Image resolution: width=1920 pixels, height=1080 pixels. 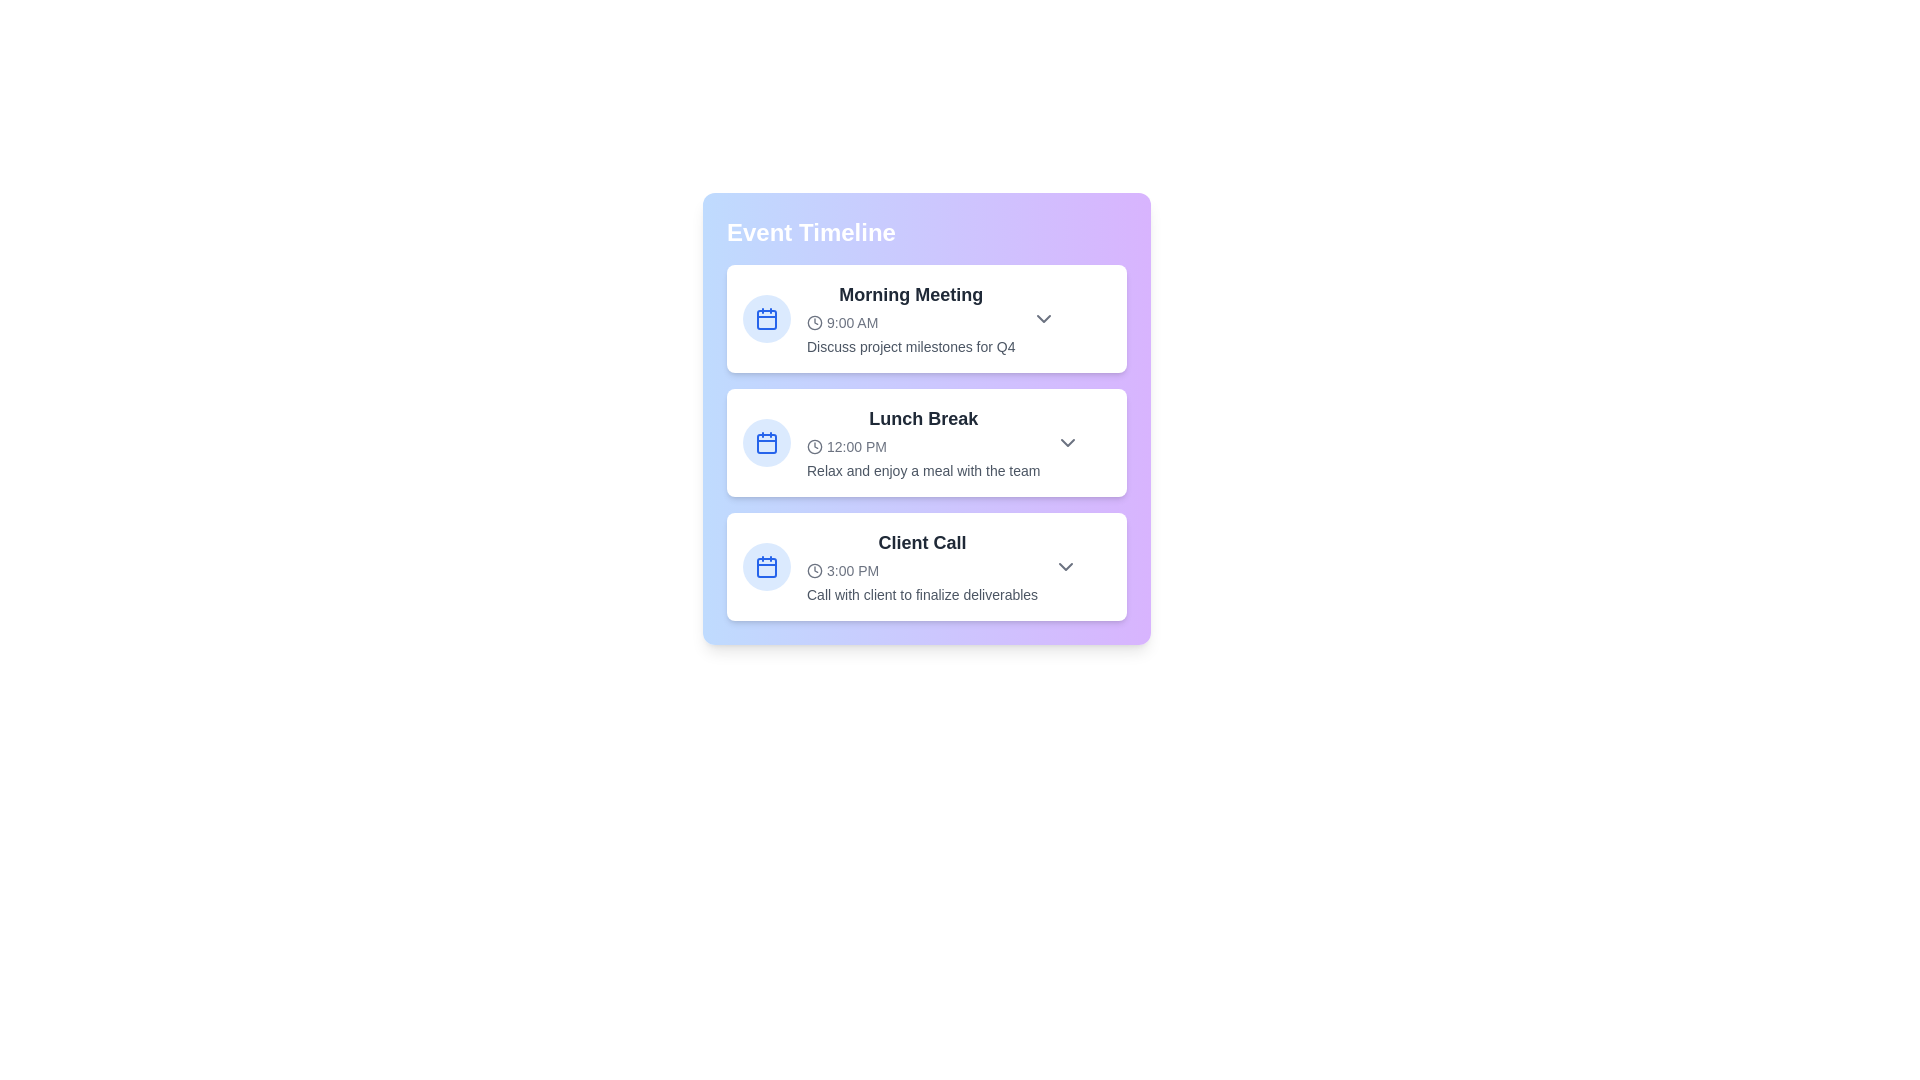 I want to click on the icon associated with the event Lunch Break to inspect its details, so click(x=766, y=442).